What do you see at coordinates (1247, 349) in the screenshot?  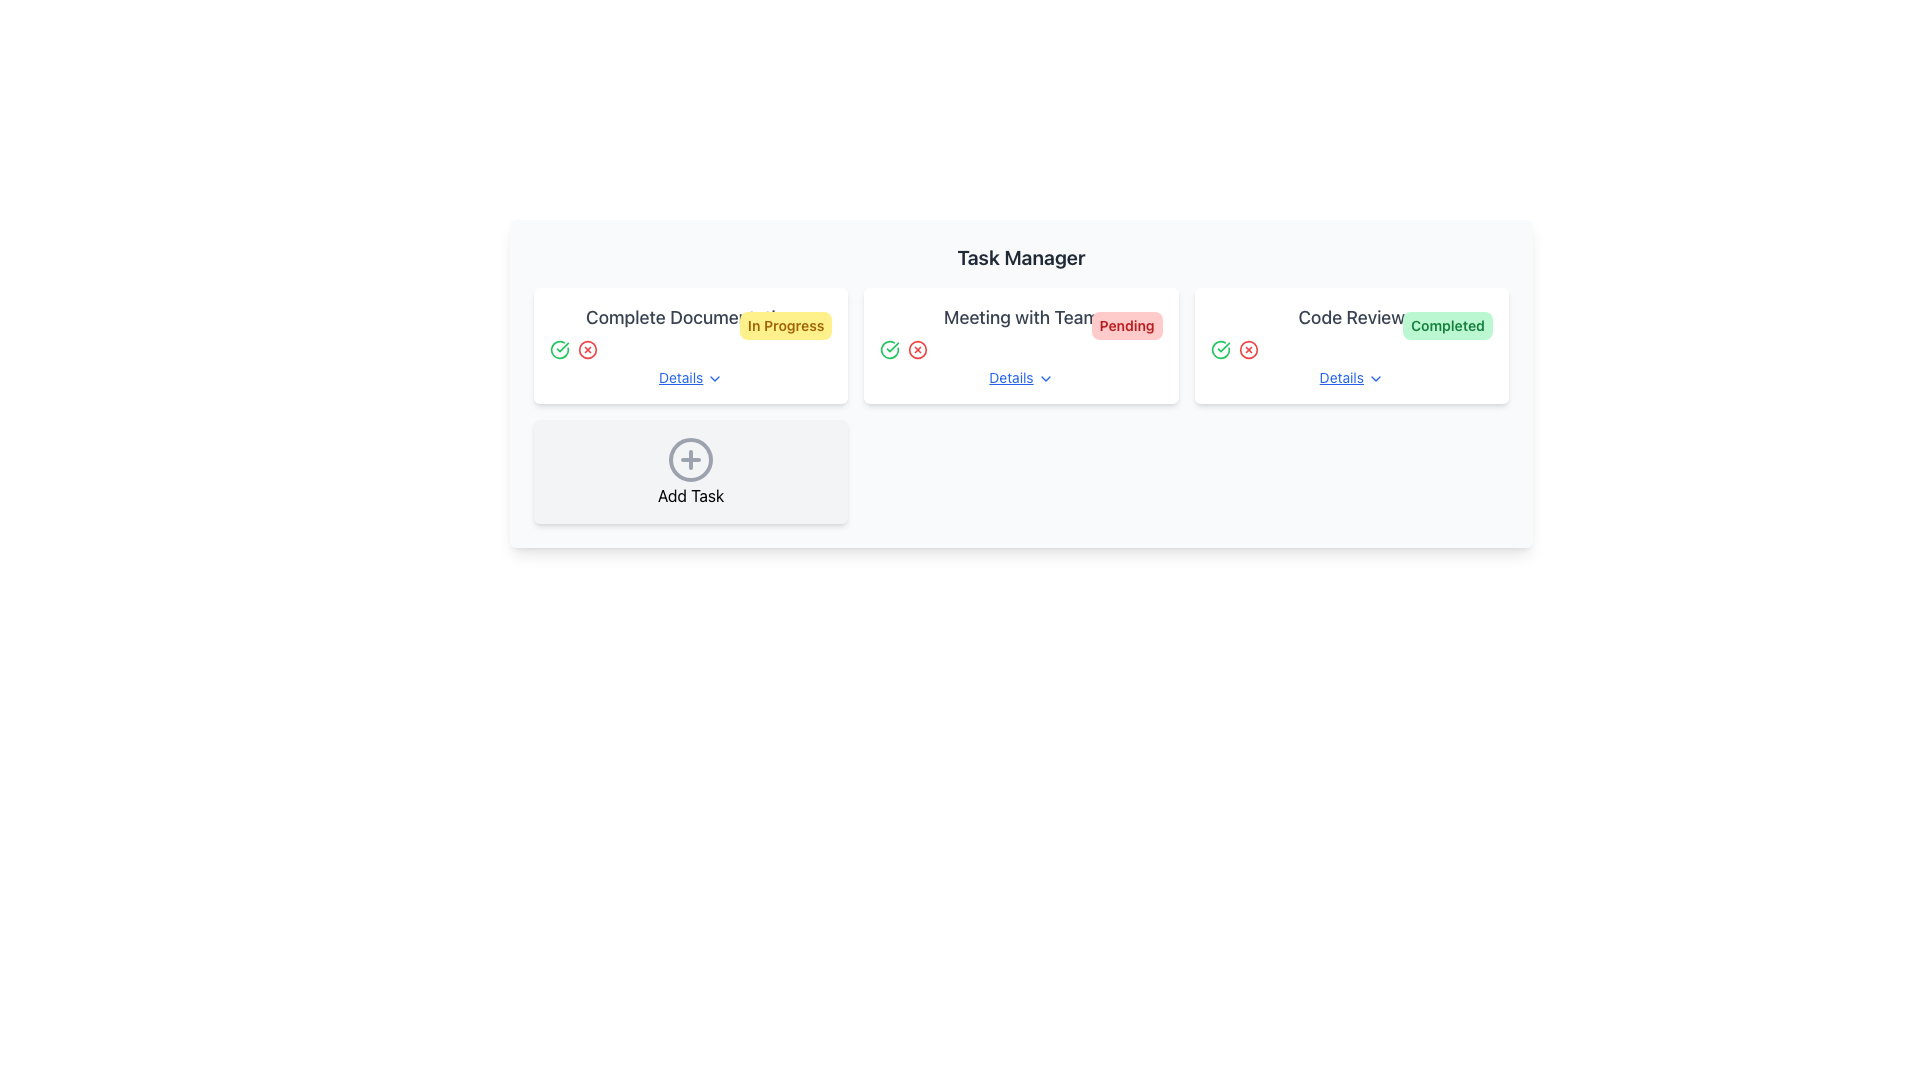 I see `the cancellation icon located to the left of the green 'check' icon and to the right of the 'Code Review' task title` at bounding box center [1247, 349].